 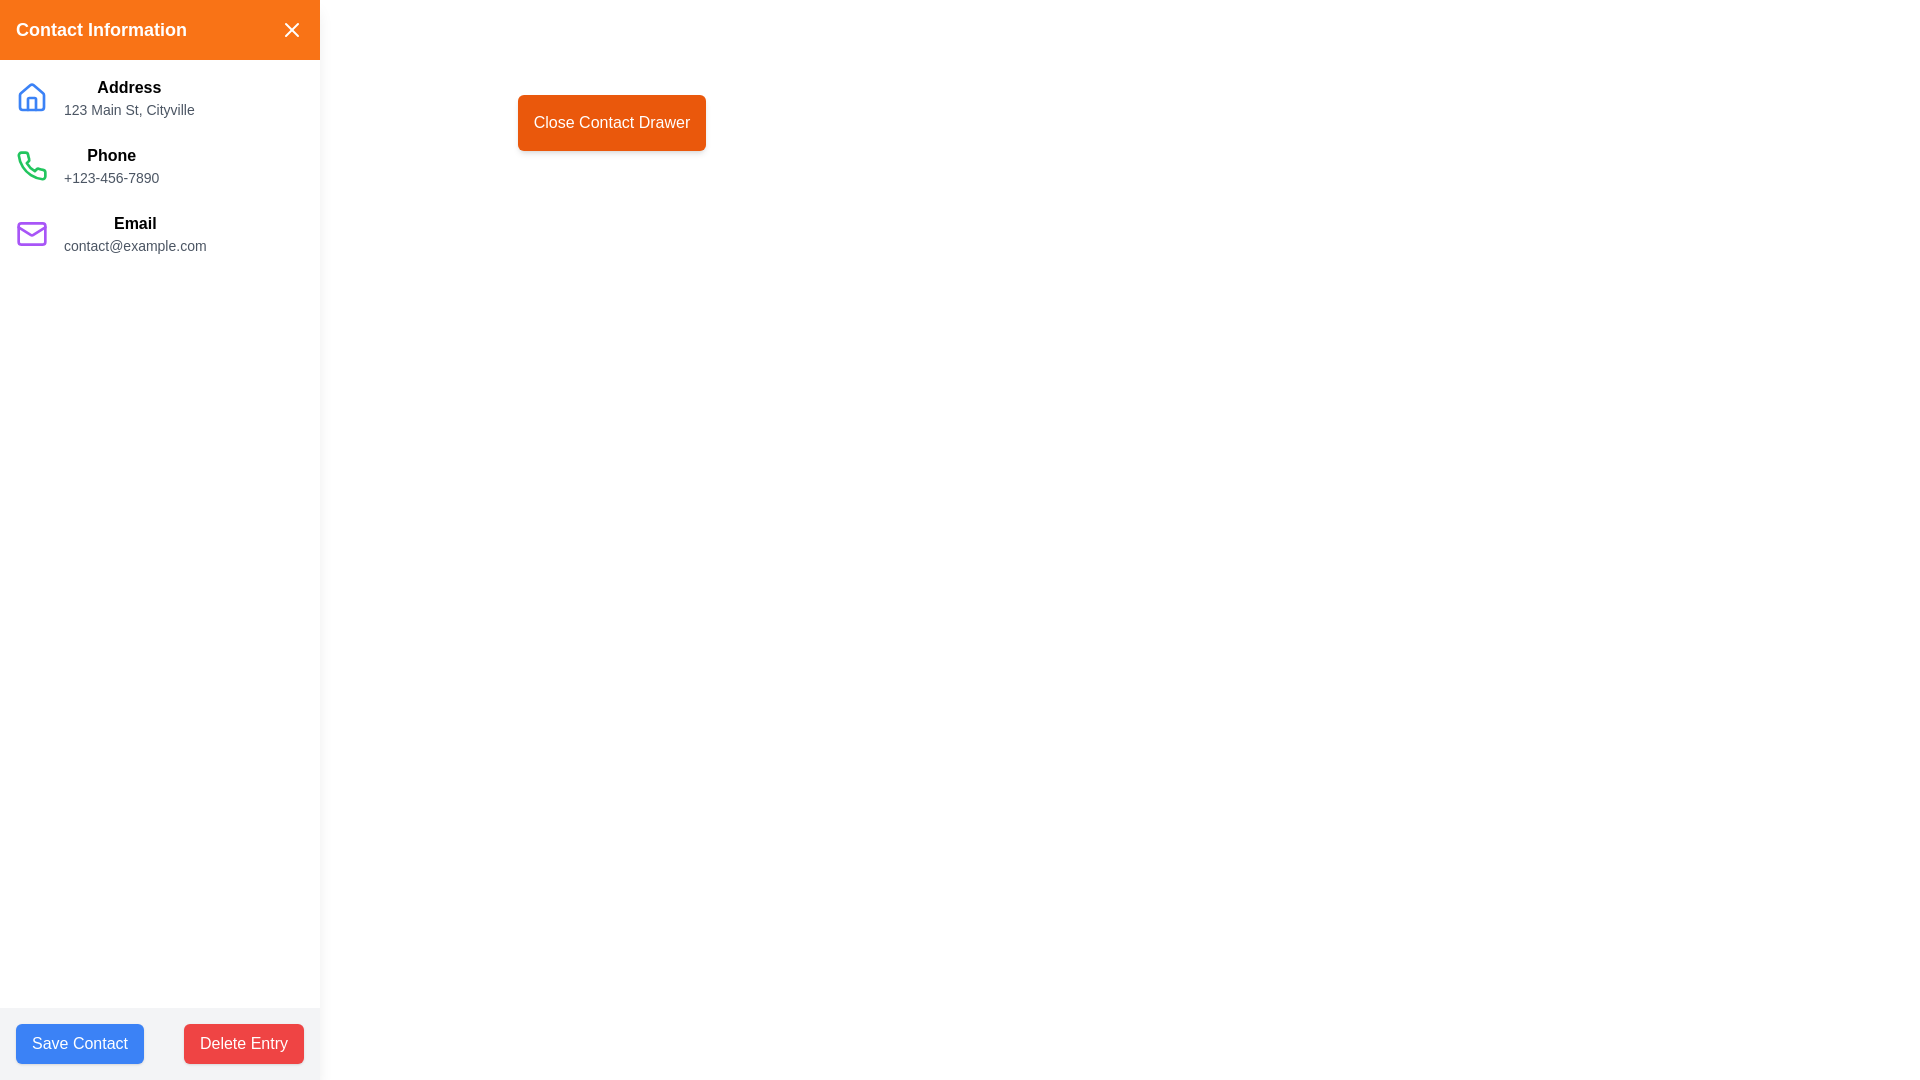 I want to click on the 'Address' text display element, which shows '123 Main St, Cityville', so click(x=128, y=97).